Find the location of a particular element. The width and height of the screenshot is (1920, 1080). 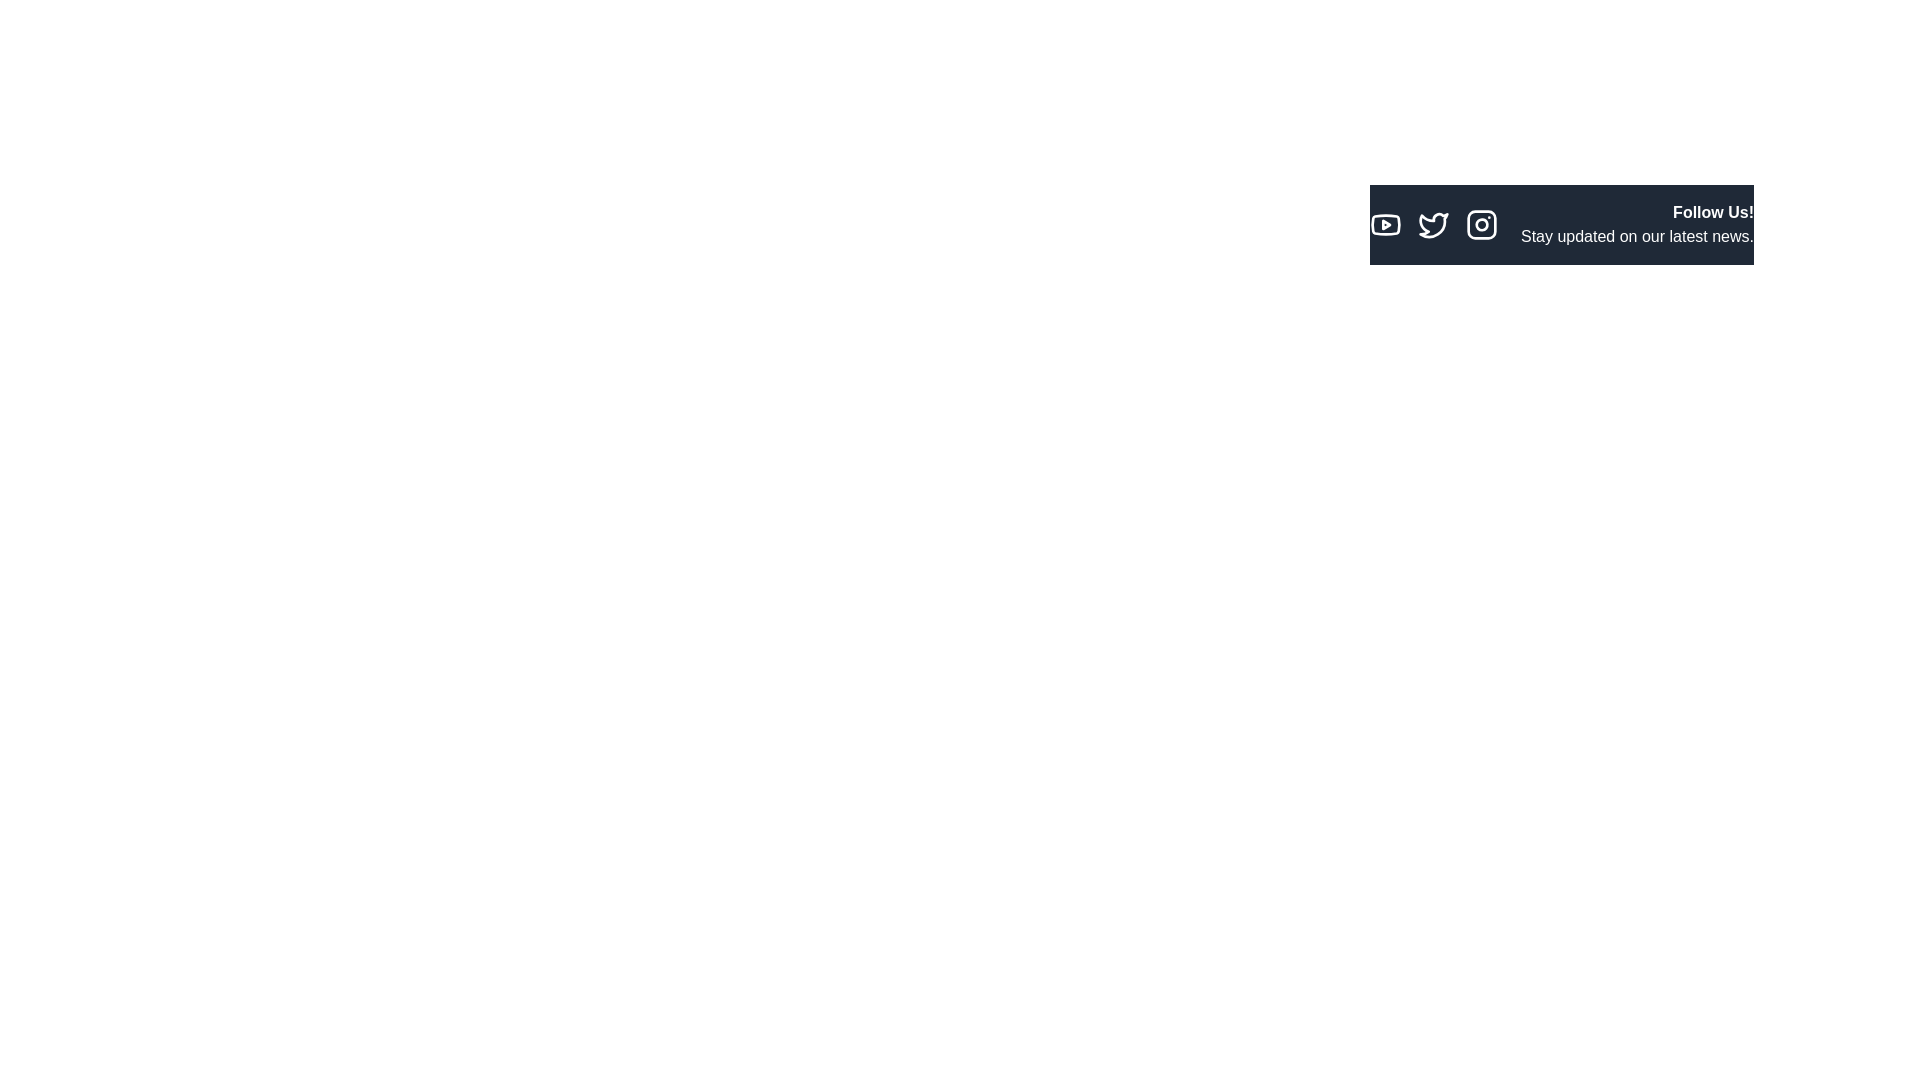

the Twitter icon, which is the second icon in a horizontal sequence of three icons located at the top-right side of the interface is located at coordinates (1433, 224).